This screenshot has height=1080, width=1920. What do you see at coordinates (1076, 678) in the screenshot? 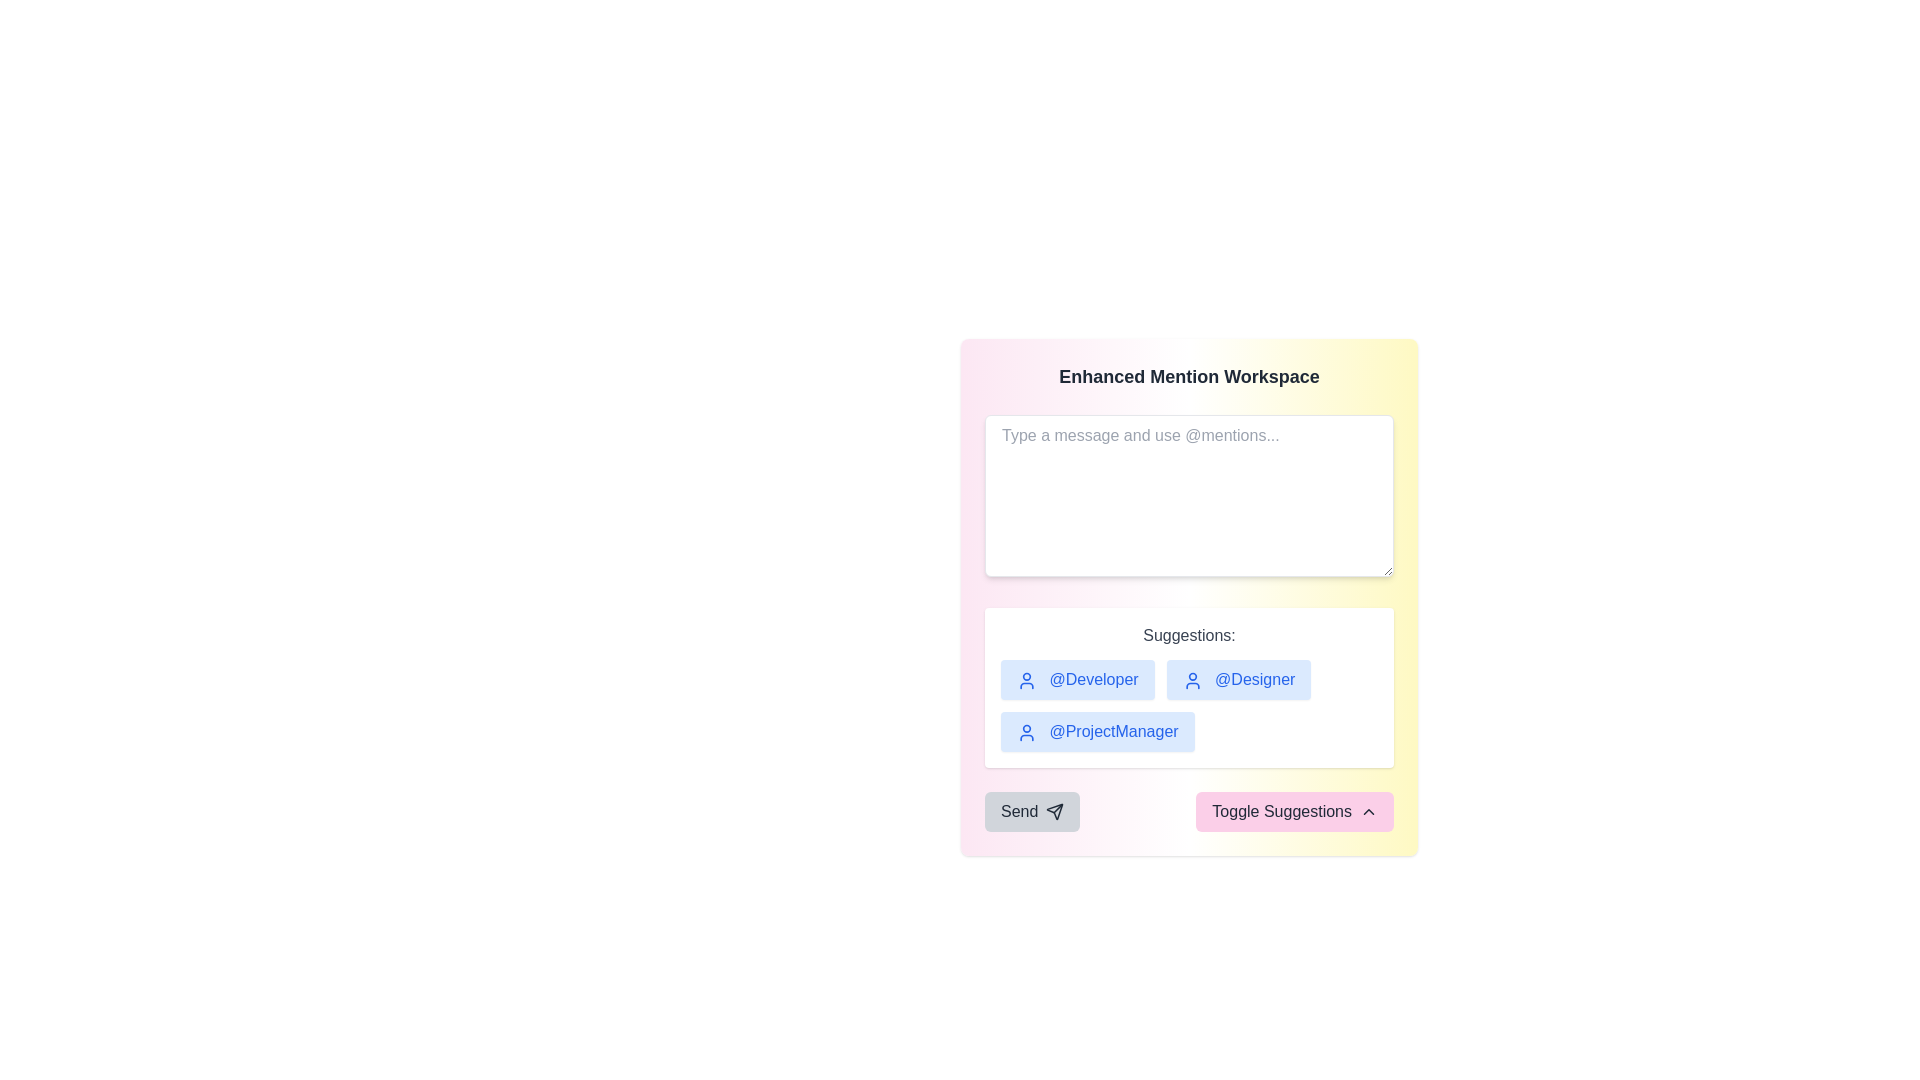
I see `the rounded button with a blue background and white text displaying '@Developer', located at the bottom of the suggestion panel` at bounding box center [1076, 678].